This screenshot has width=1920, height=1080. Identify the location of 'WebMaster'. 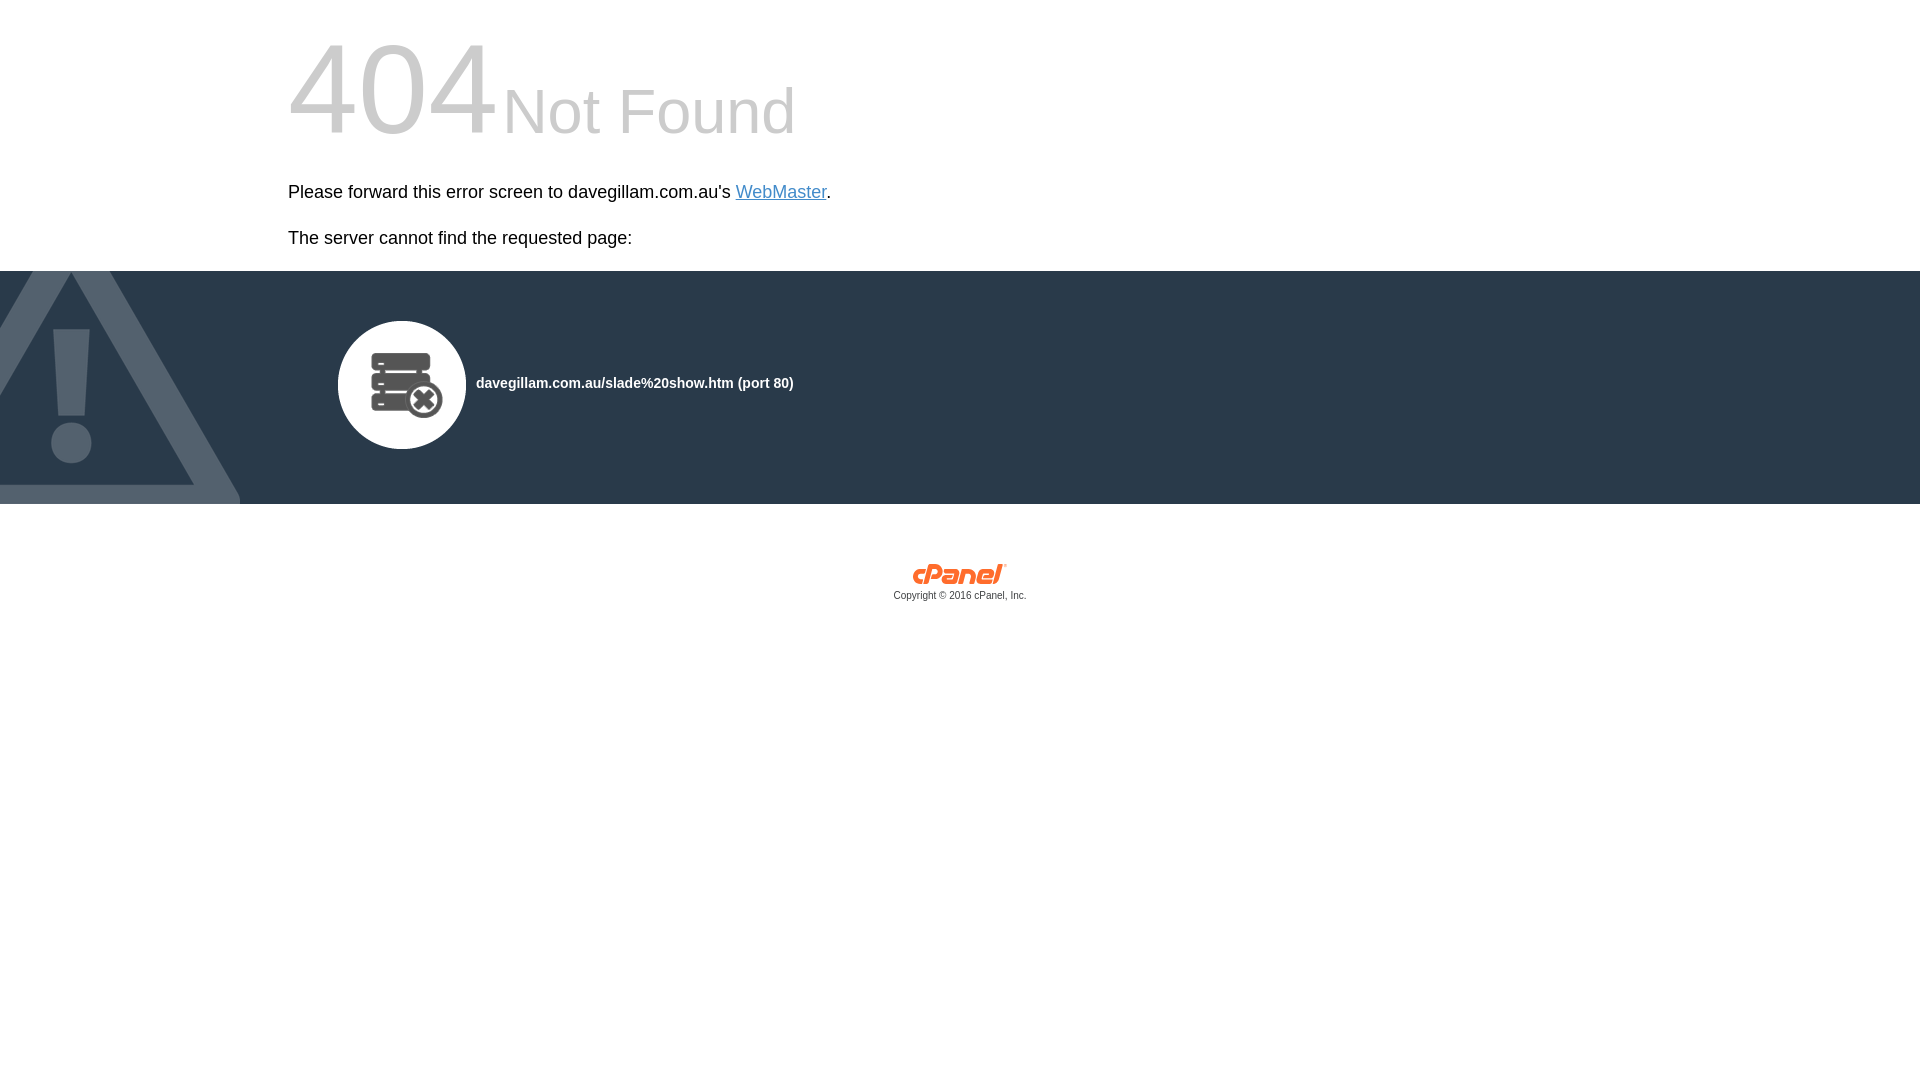
(780, 192).